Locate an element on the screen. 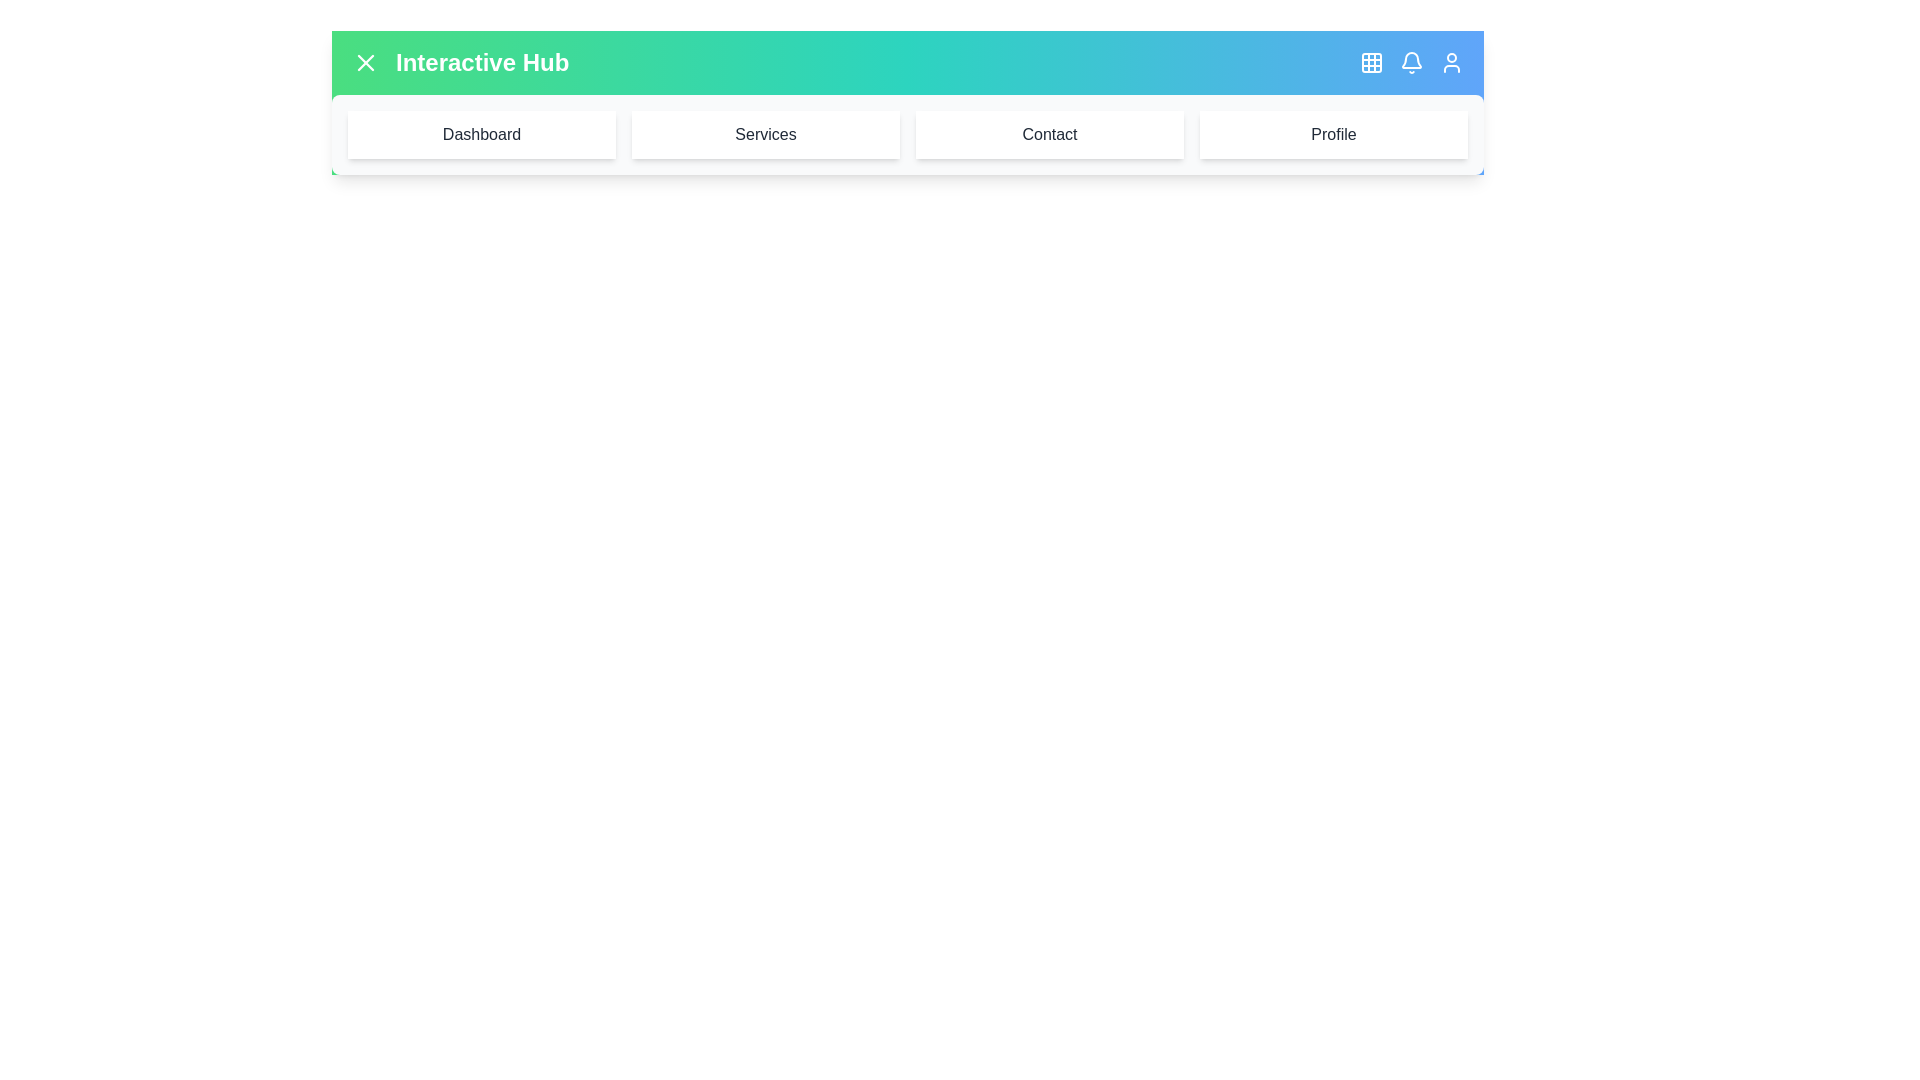  the menu item labeled Profile is located at coordinates (1334, 135).